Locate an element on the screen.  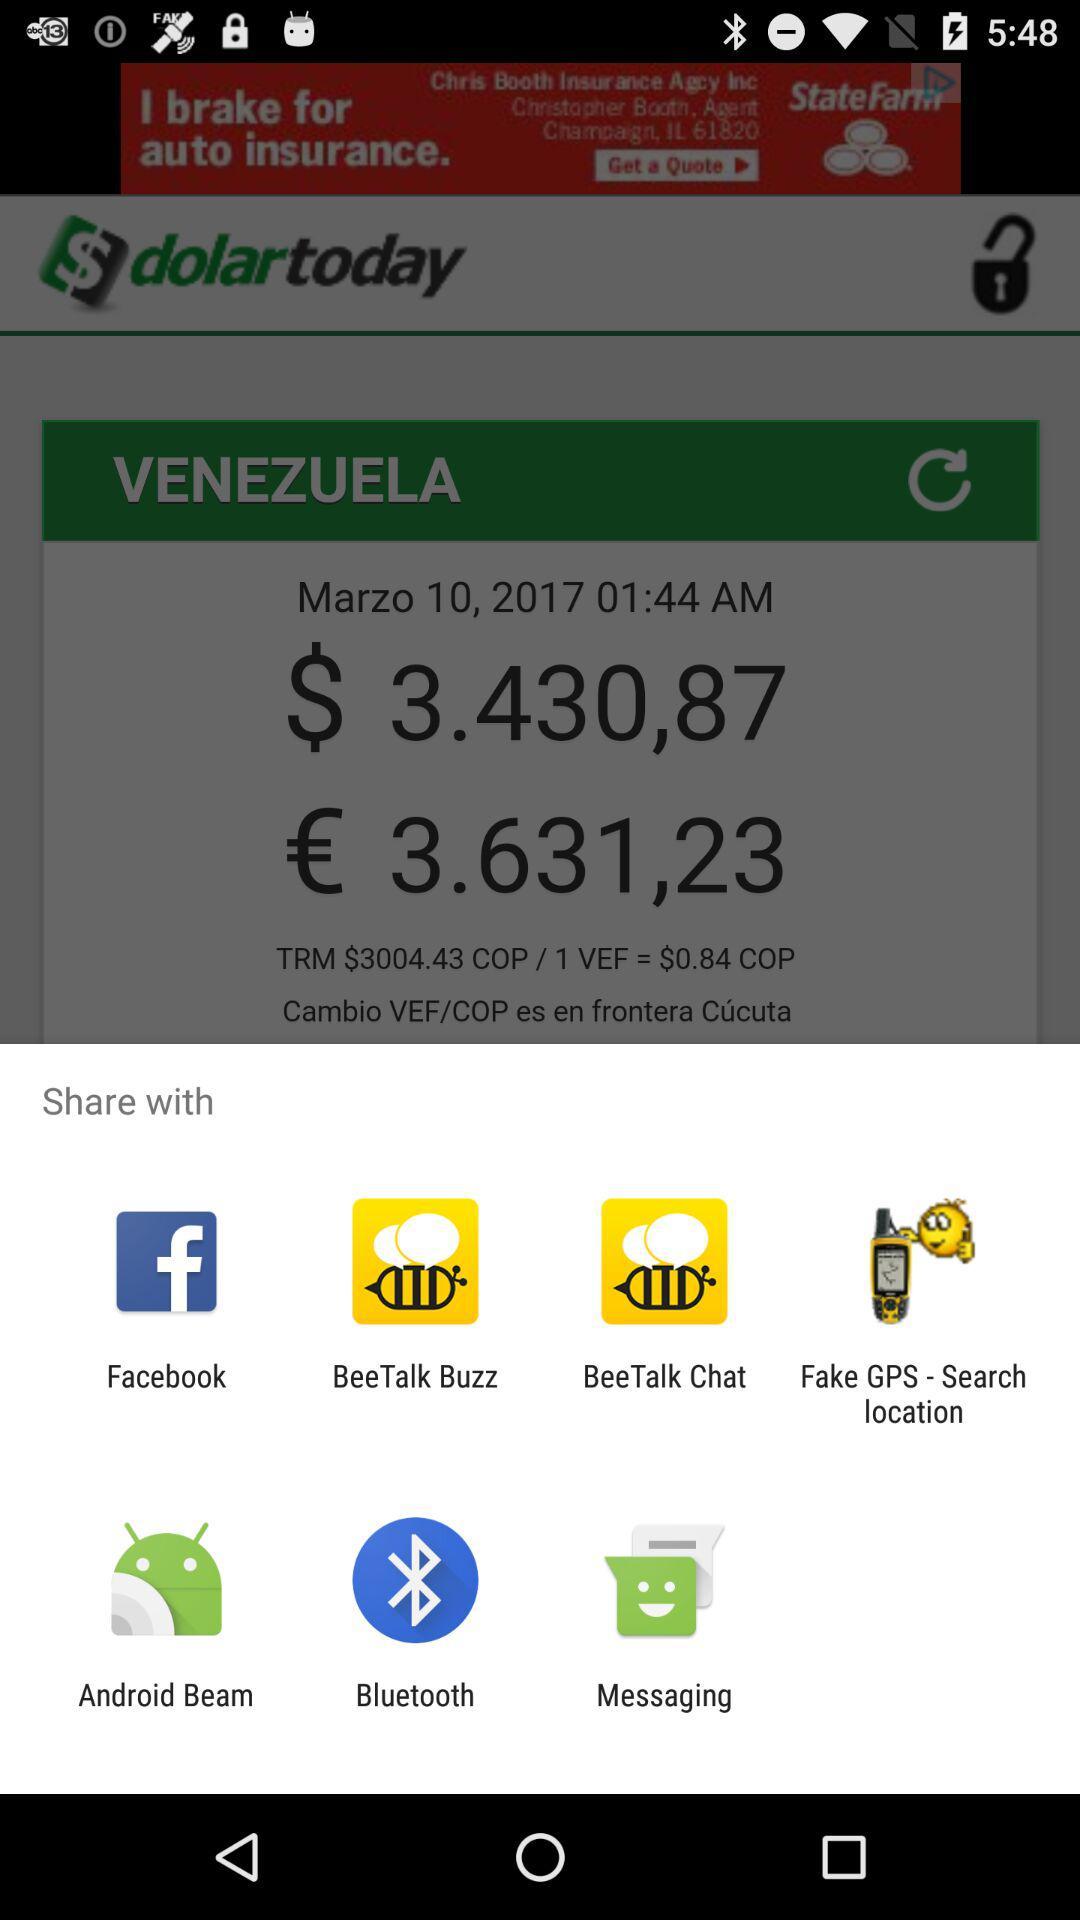
the bluetooth app is located at coordinates (414, 1711).